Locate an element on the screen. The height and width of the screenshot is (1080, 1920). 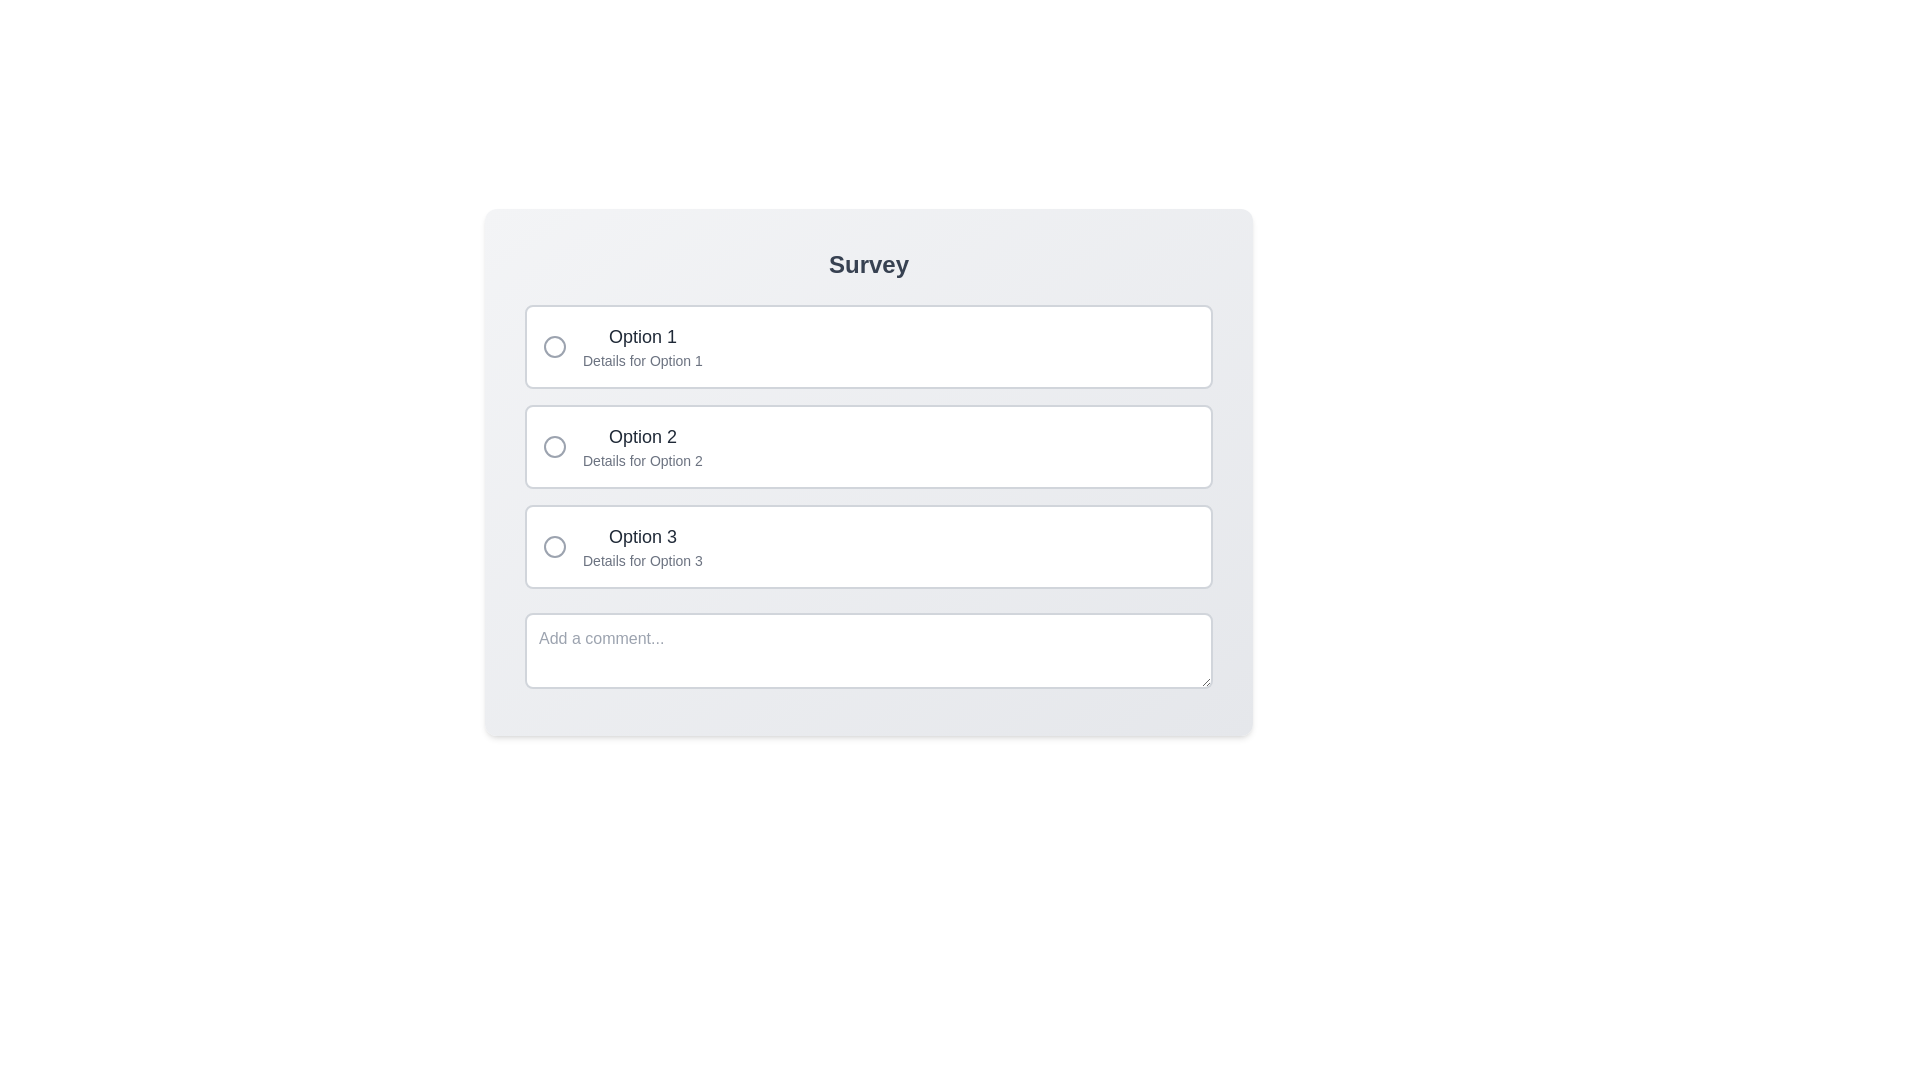
the icon to the left of 'Option 3' in the survey interface is located at coordinates (555, 547).